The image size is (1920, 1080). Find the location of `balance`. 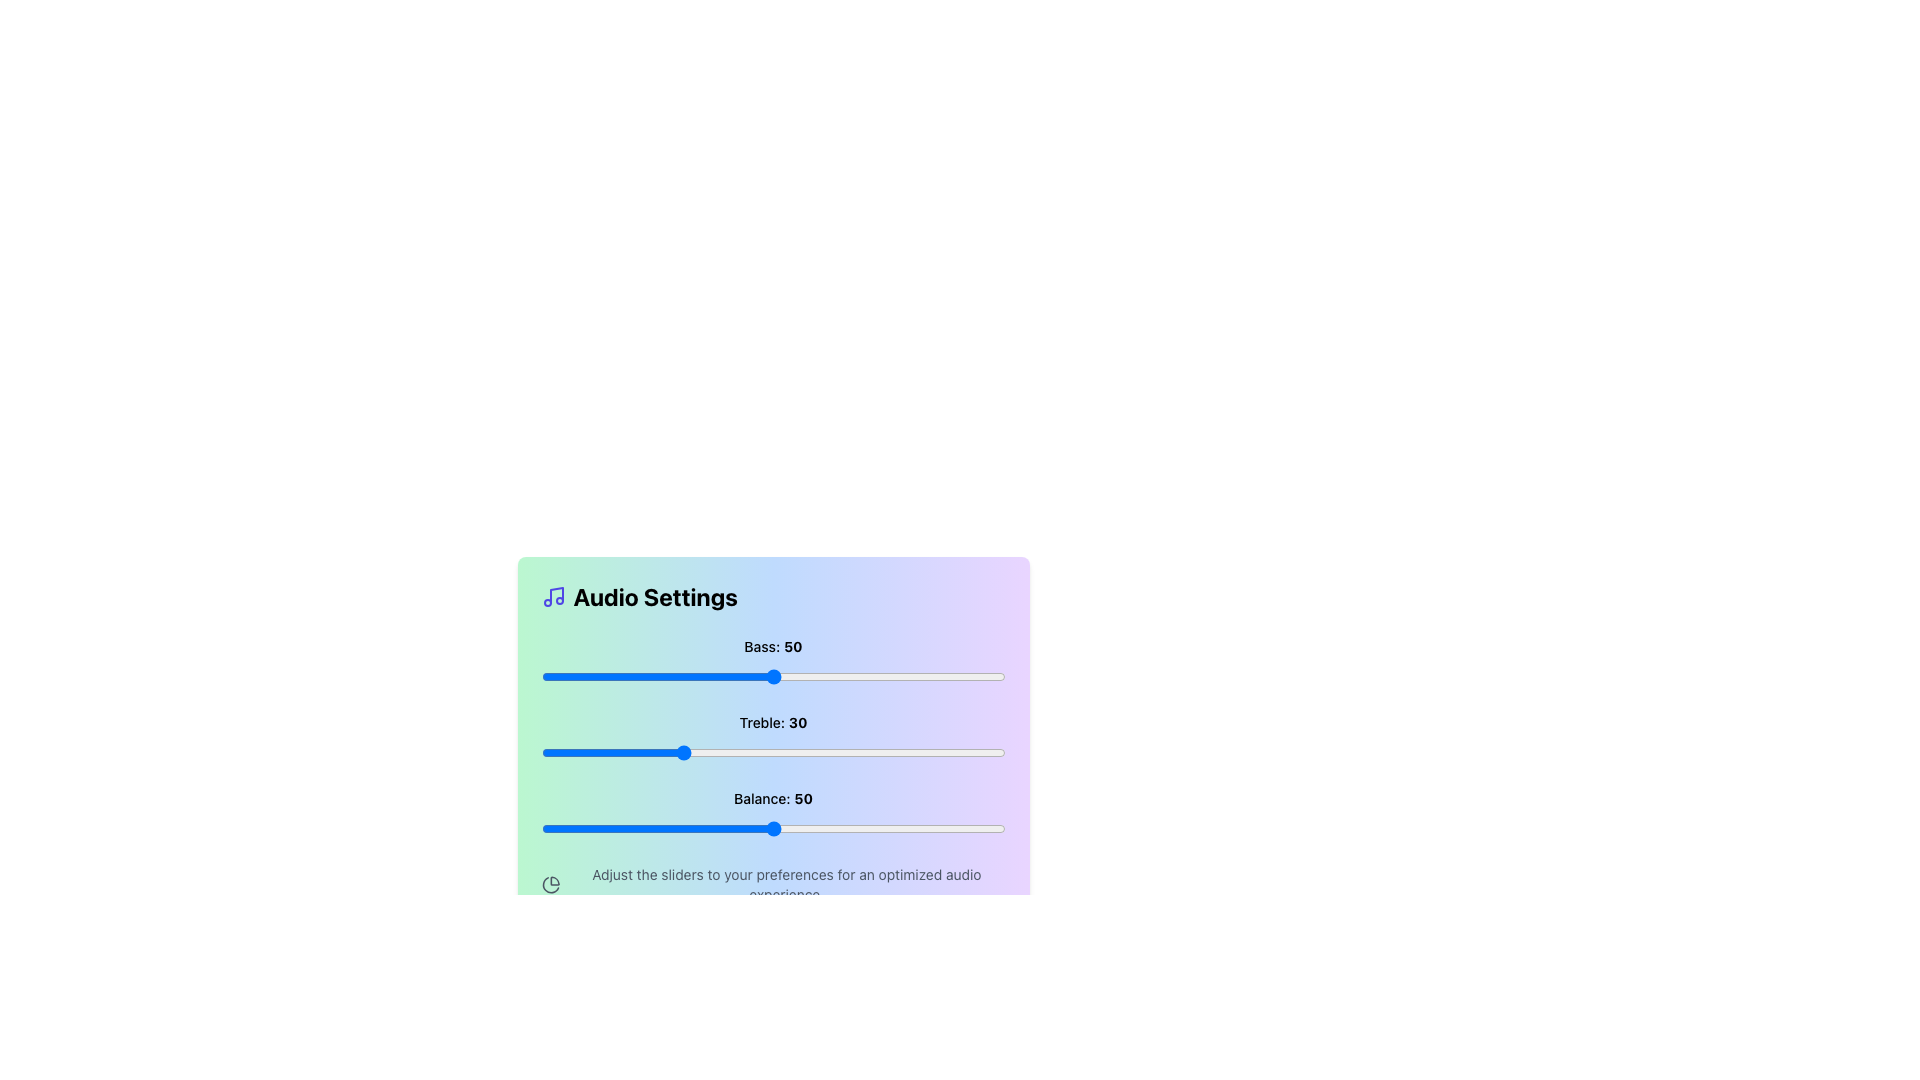

balance is located at coordinates (623, 829).